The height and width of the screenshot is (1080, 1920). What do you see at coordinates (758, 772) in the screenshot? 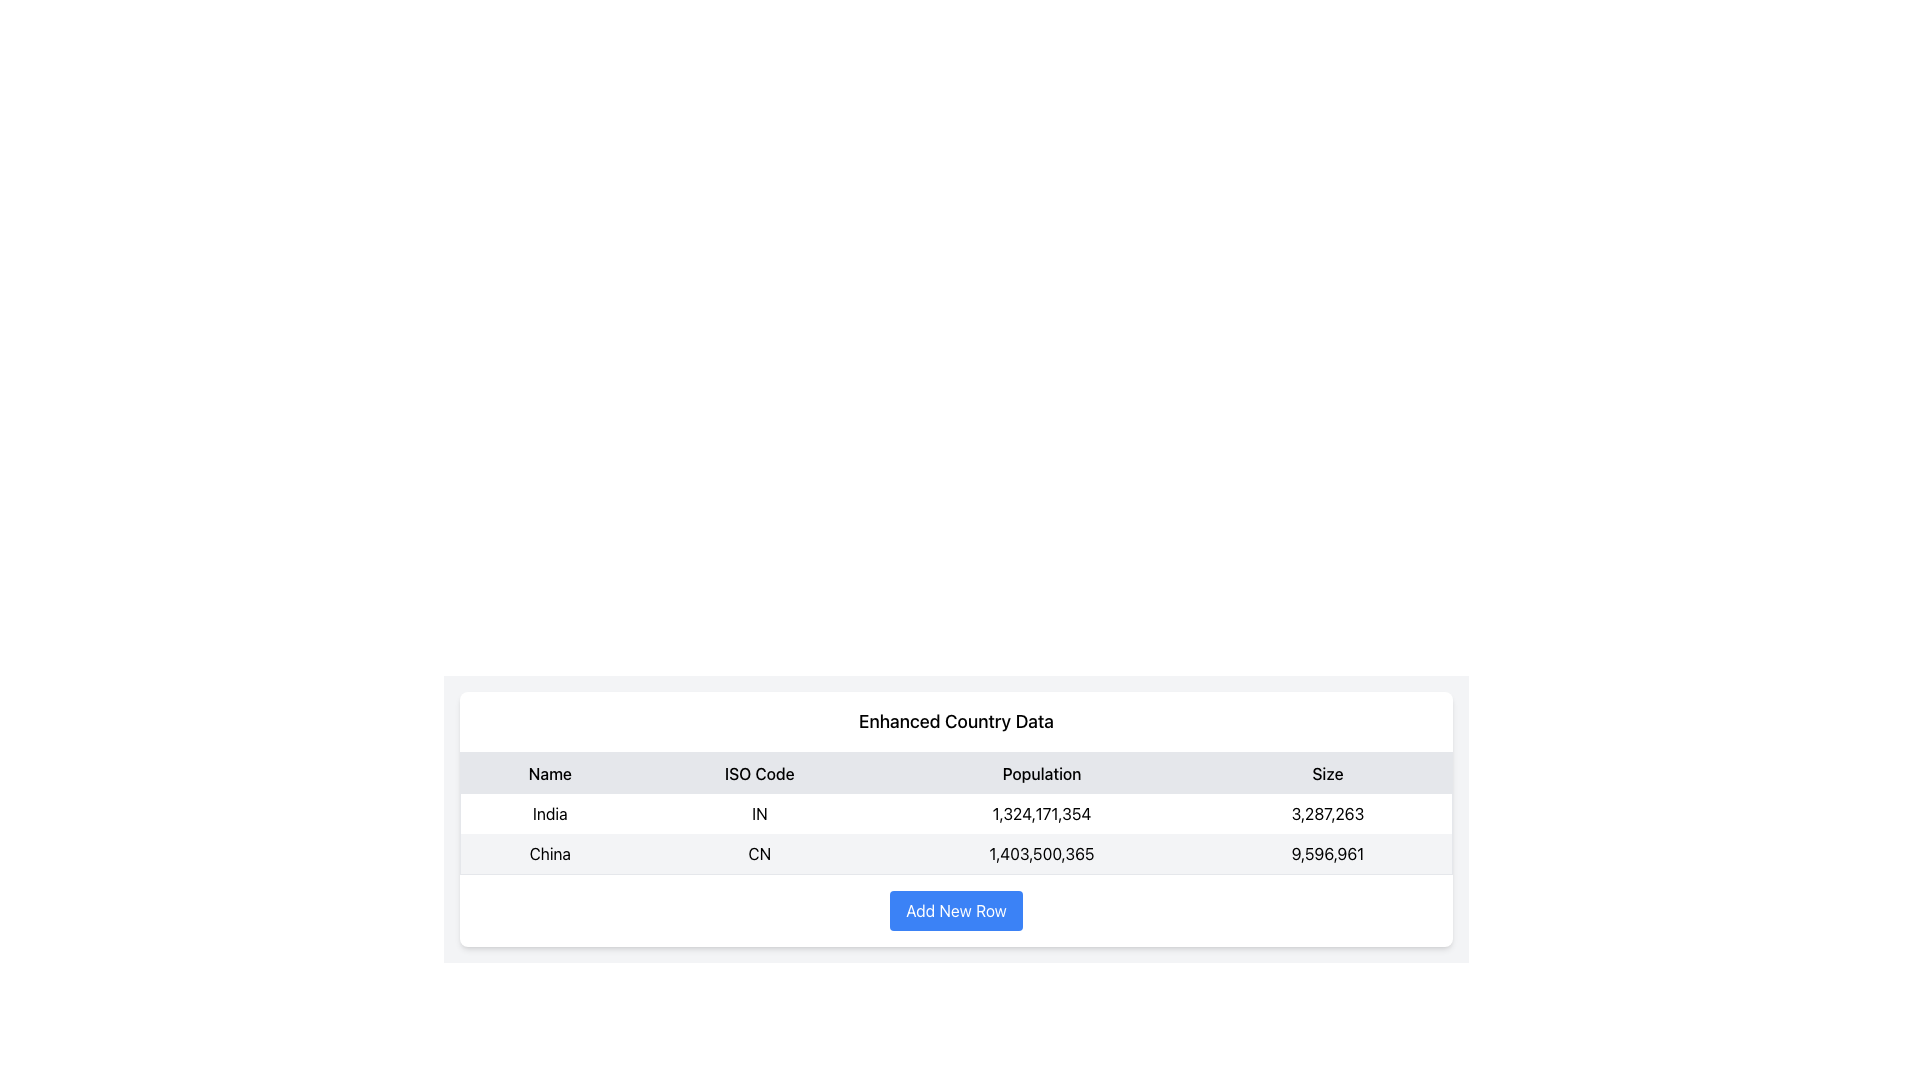
I see `text from the header cell displaying 'ISO Code', which is the second header cell in the table layout` at bounding box center [758, 772].